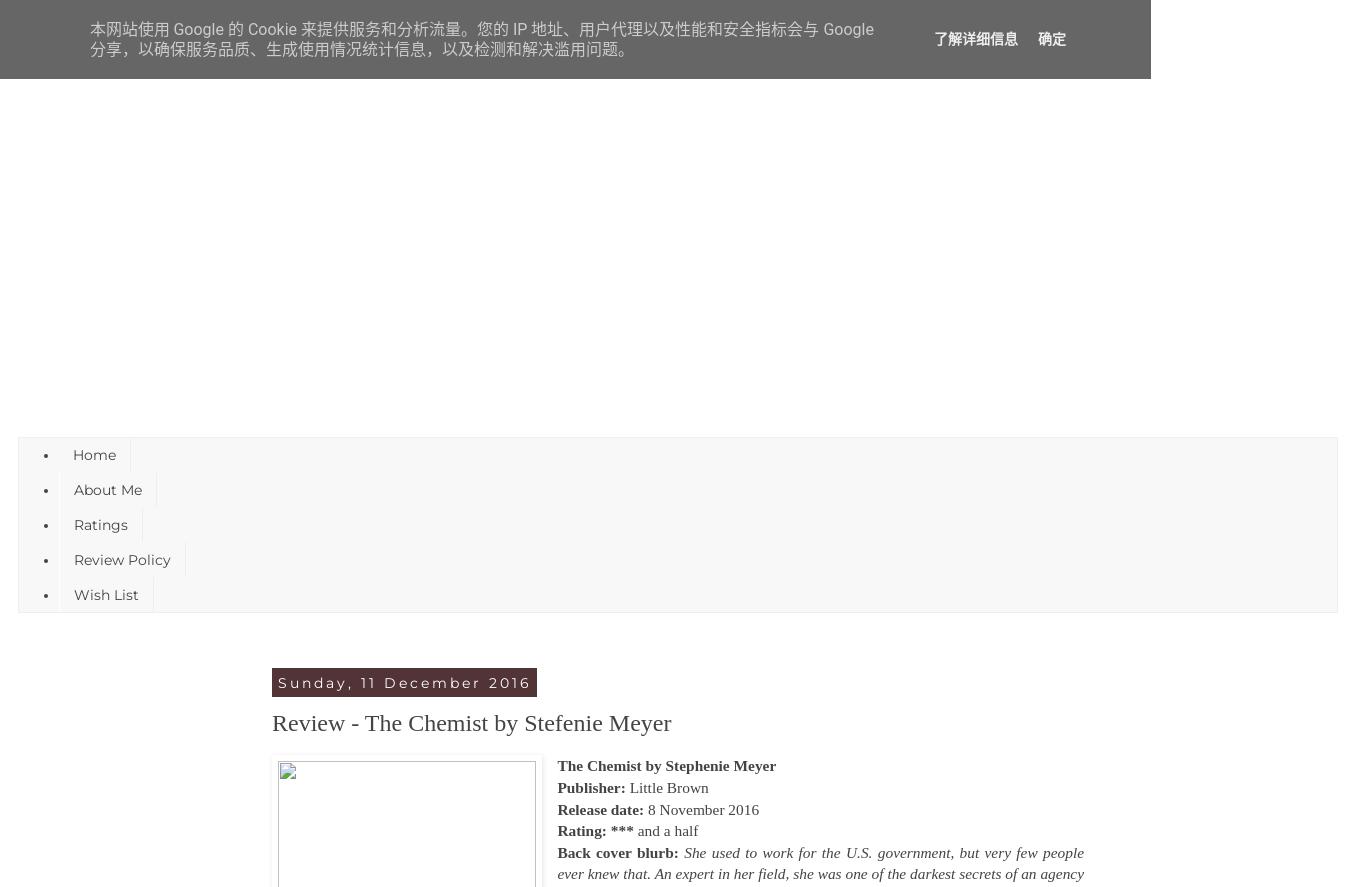  I want to click on 'Review - The Chemist by Stefenie Meyer', so click(470, 722).